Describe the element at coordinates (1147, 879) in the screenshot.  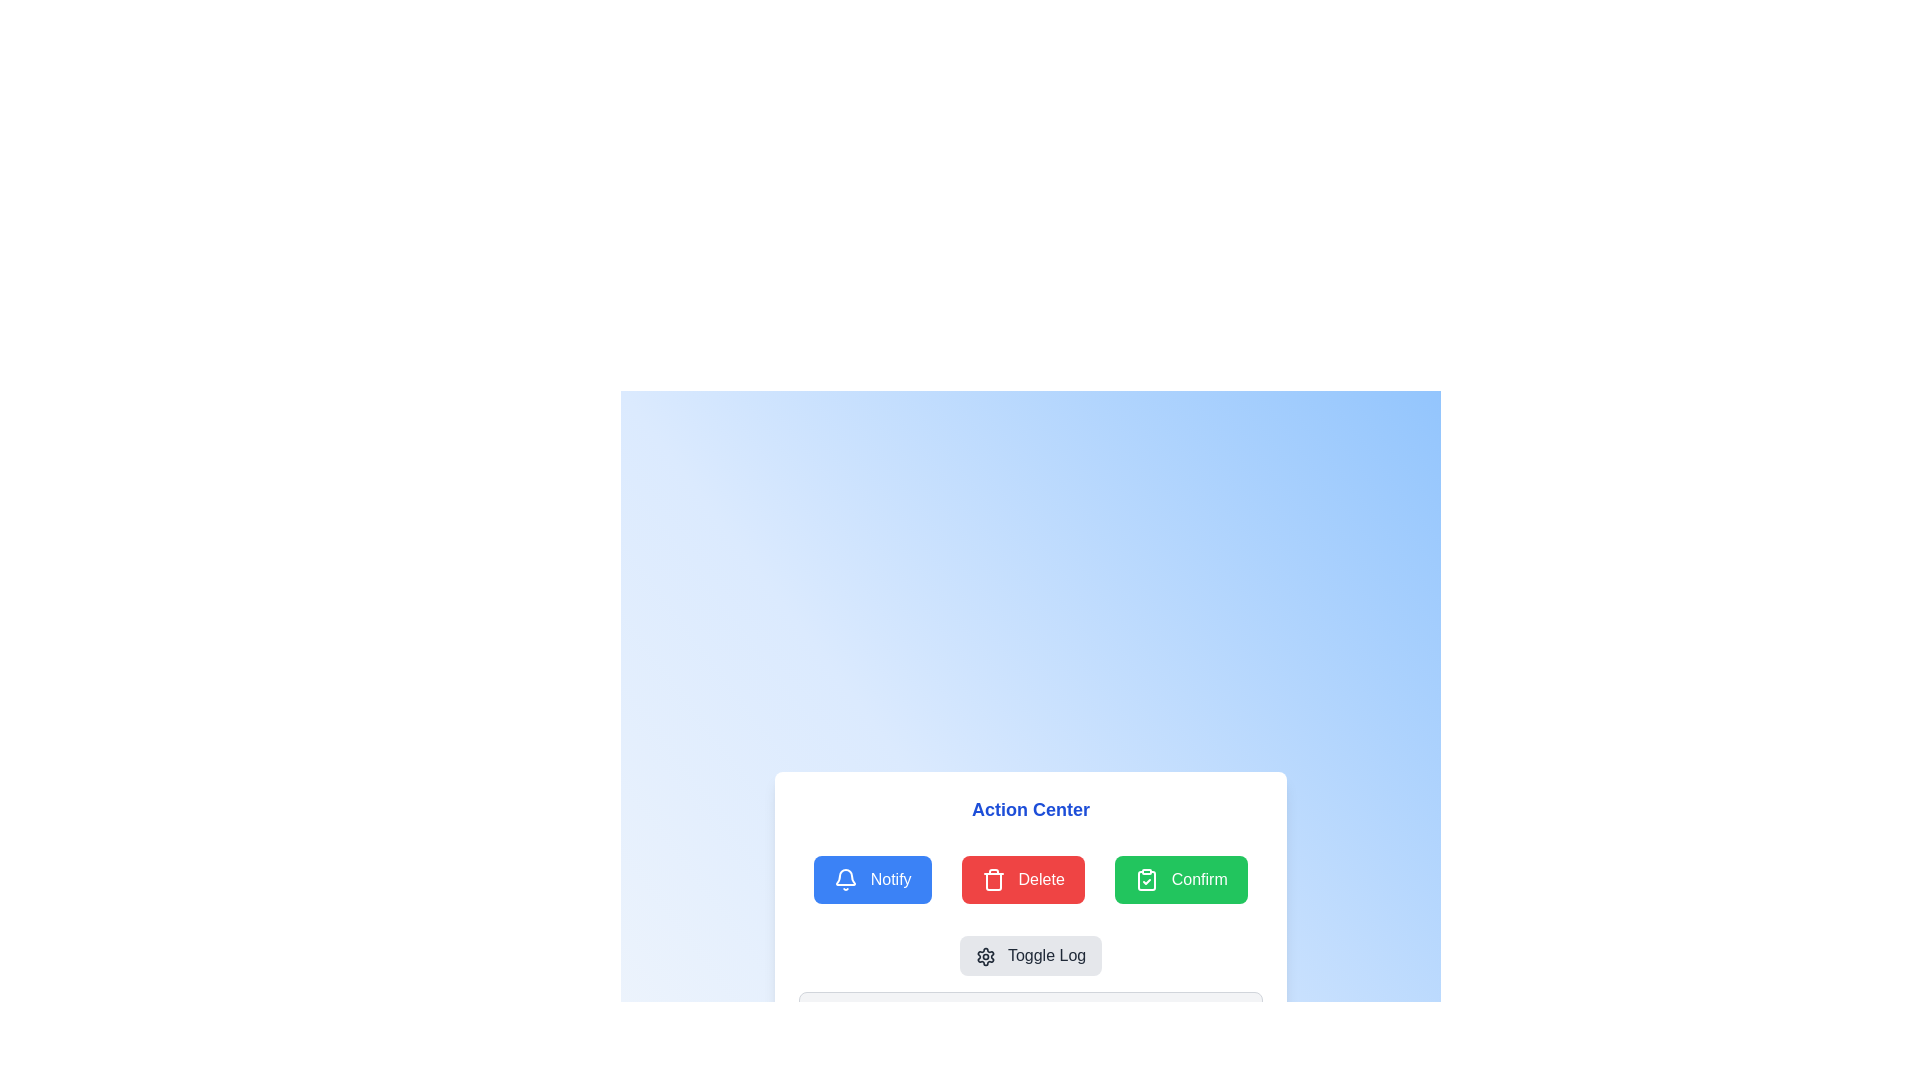
I see `the confirmation icon that enhances the 'Confirm' button located at the right end of the row of buttons under the 'Action Center' title` at that location.